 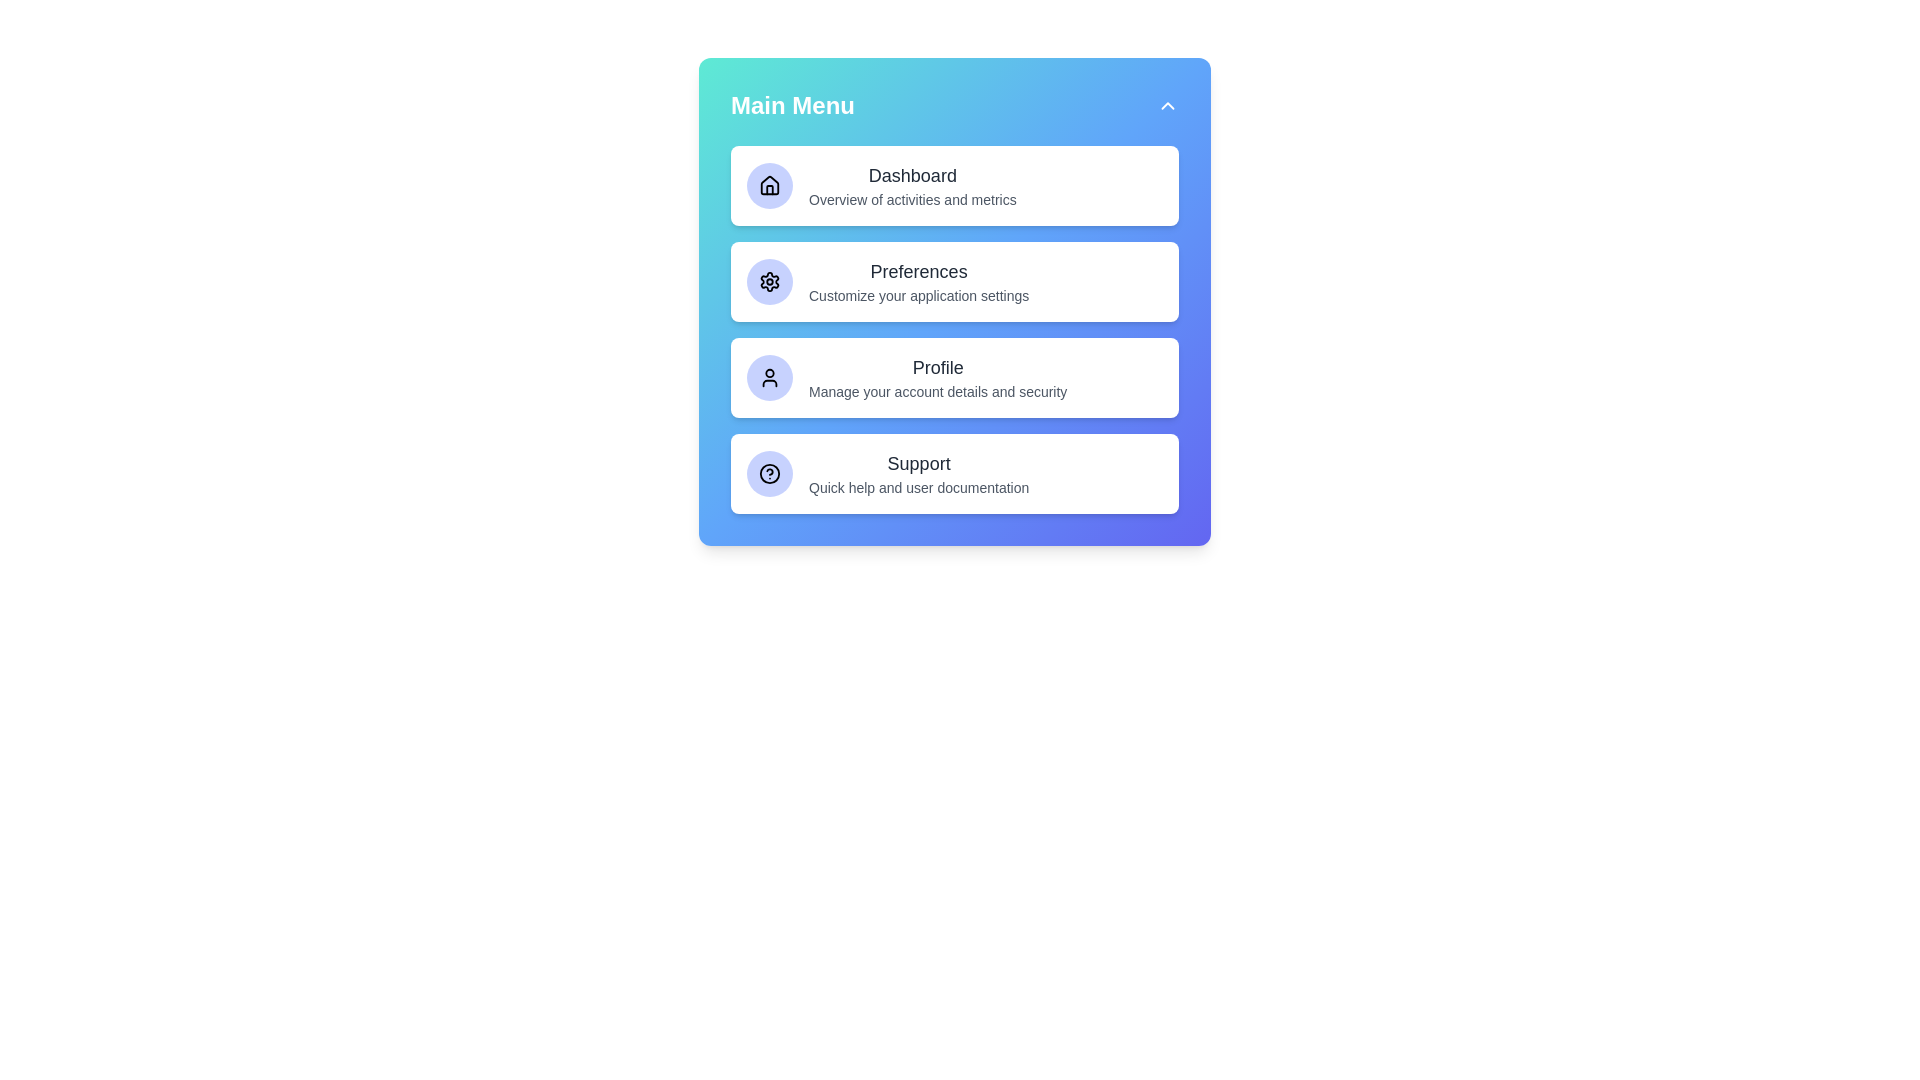 What do you see at coordinates (954, 378) in the screenshot?
I see `the menu option Profile to reveal its details` at bounding box center [954, 378].